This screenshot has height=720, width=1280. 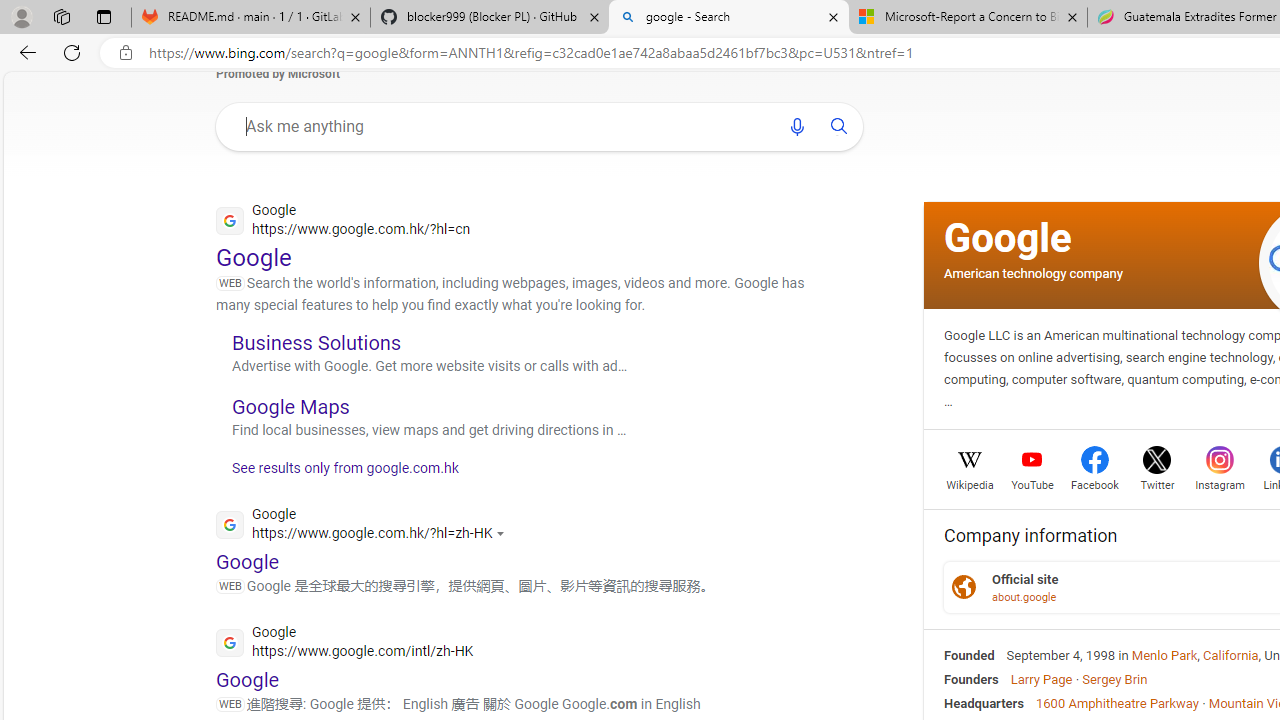 I want to click on 'Actions for this site', so click(x=503, y=532).